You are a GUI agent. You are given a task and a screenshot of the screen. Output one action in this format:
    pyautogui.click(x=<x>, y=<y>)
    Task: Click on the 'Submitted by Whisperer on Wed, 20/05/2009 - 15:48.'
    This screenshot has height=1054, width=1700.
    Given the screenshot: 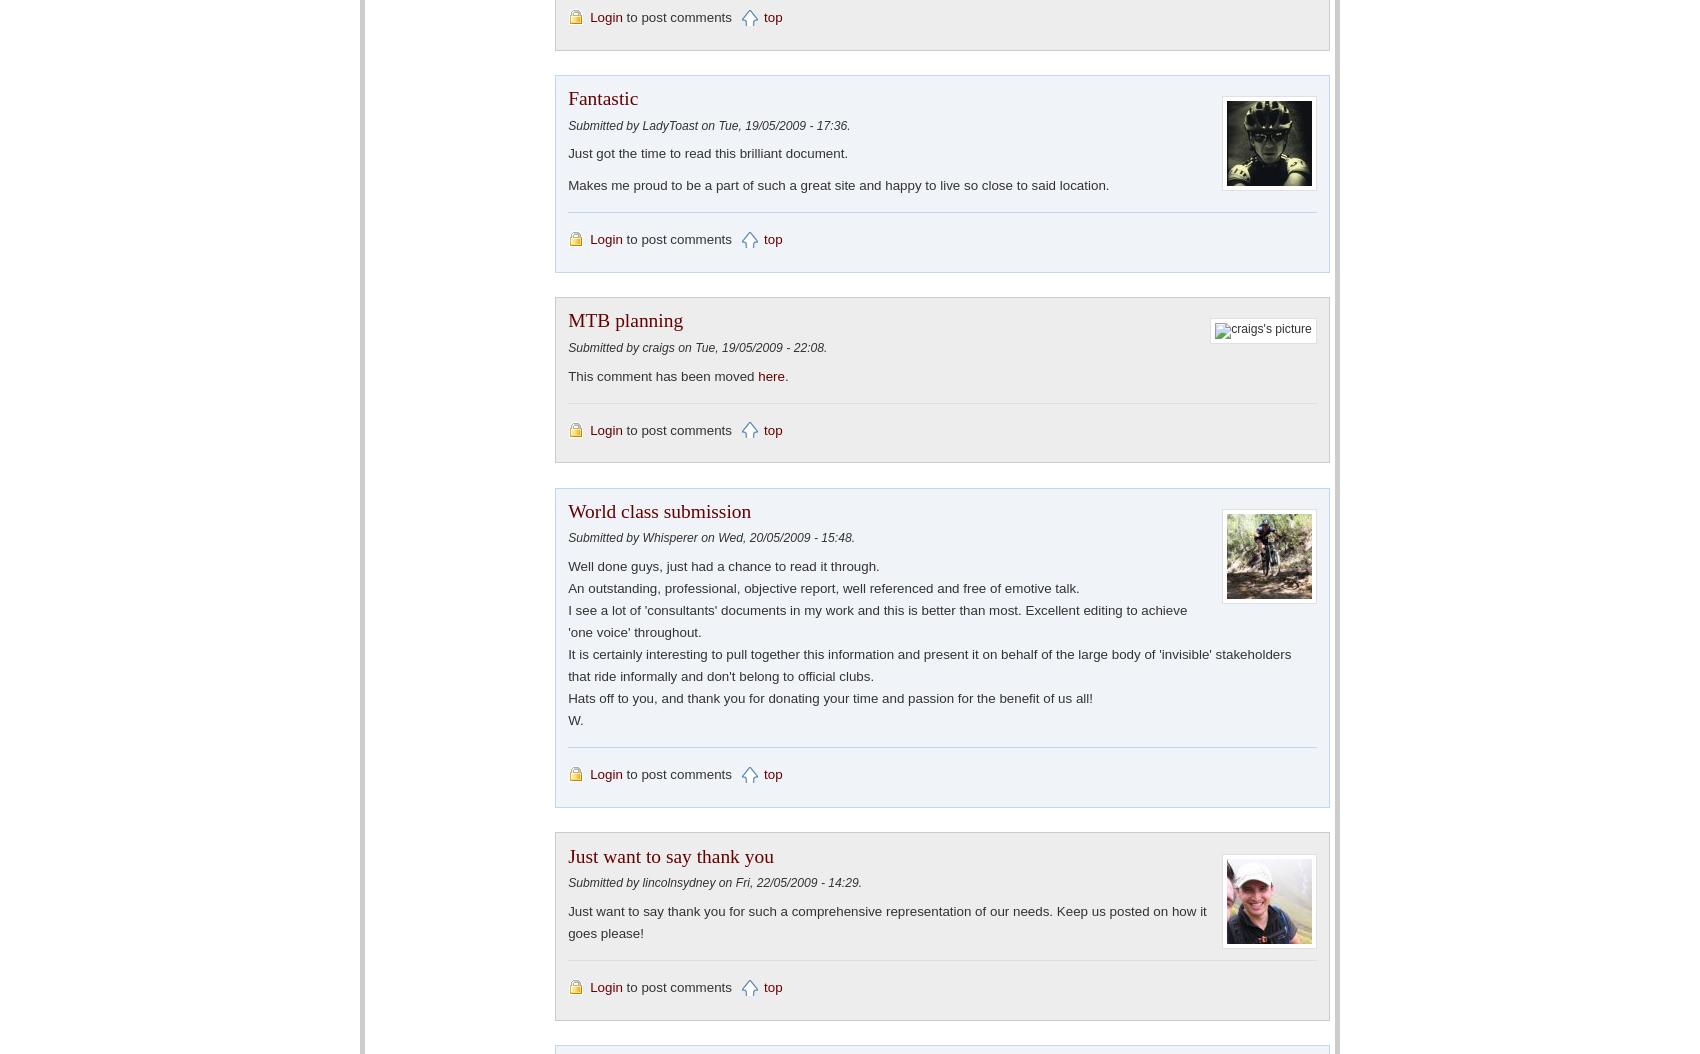 What is the action you would take?
    pyautogui.click(x=711, y=537)
    